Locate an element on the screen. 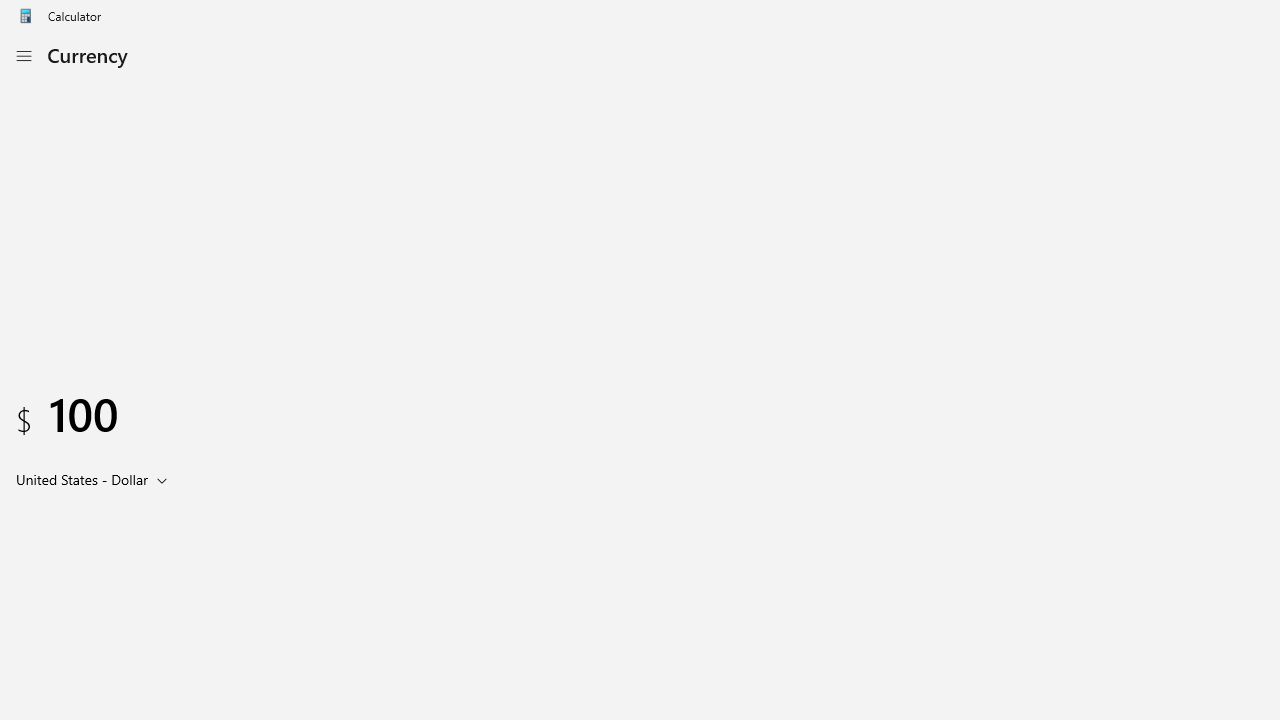 The image size is (1280, 720). 'Input unit' is located at coordinates (95, 479).